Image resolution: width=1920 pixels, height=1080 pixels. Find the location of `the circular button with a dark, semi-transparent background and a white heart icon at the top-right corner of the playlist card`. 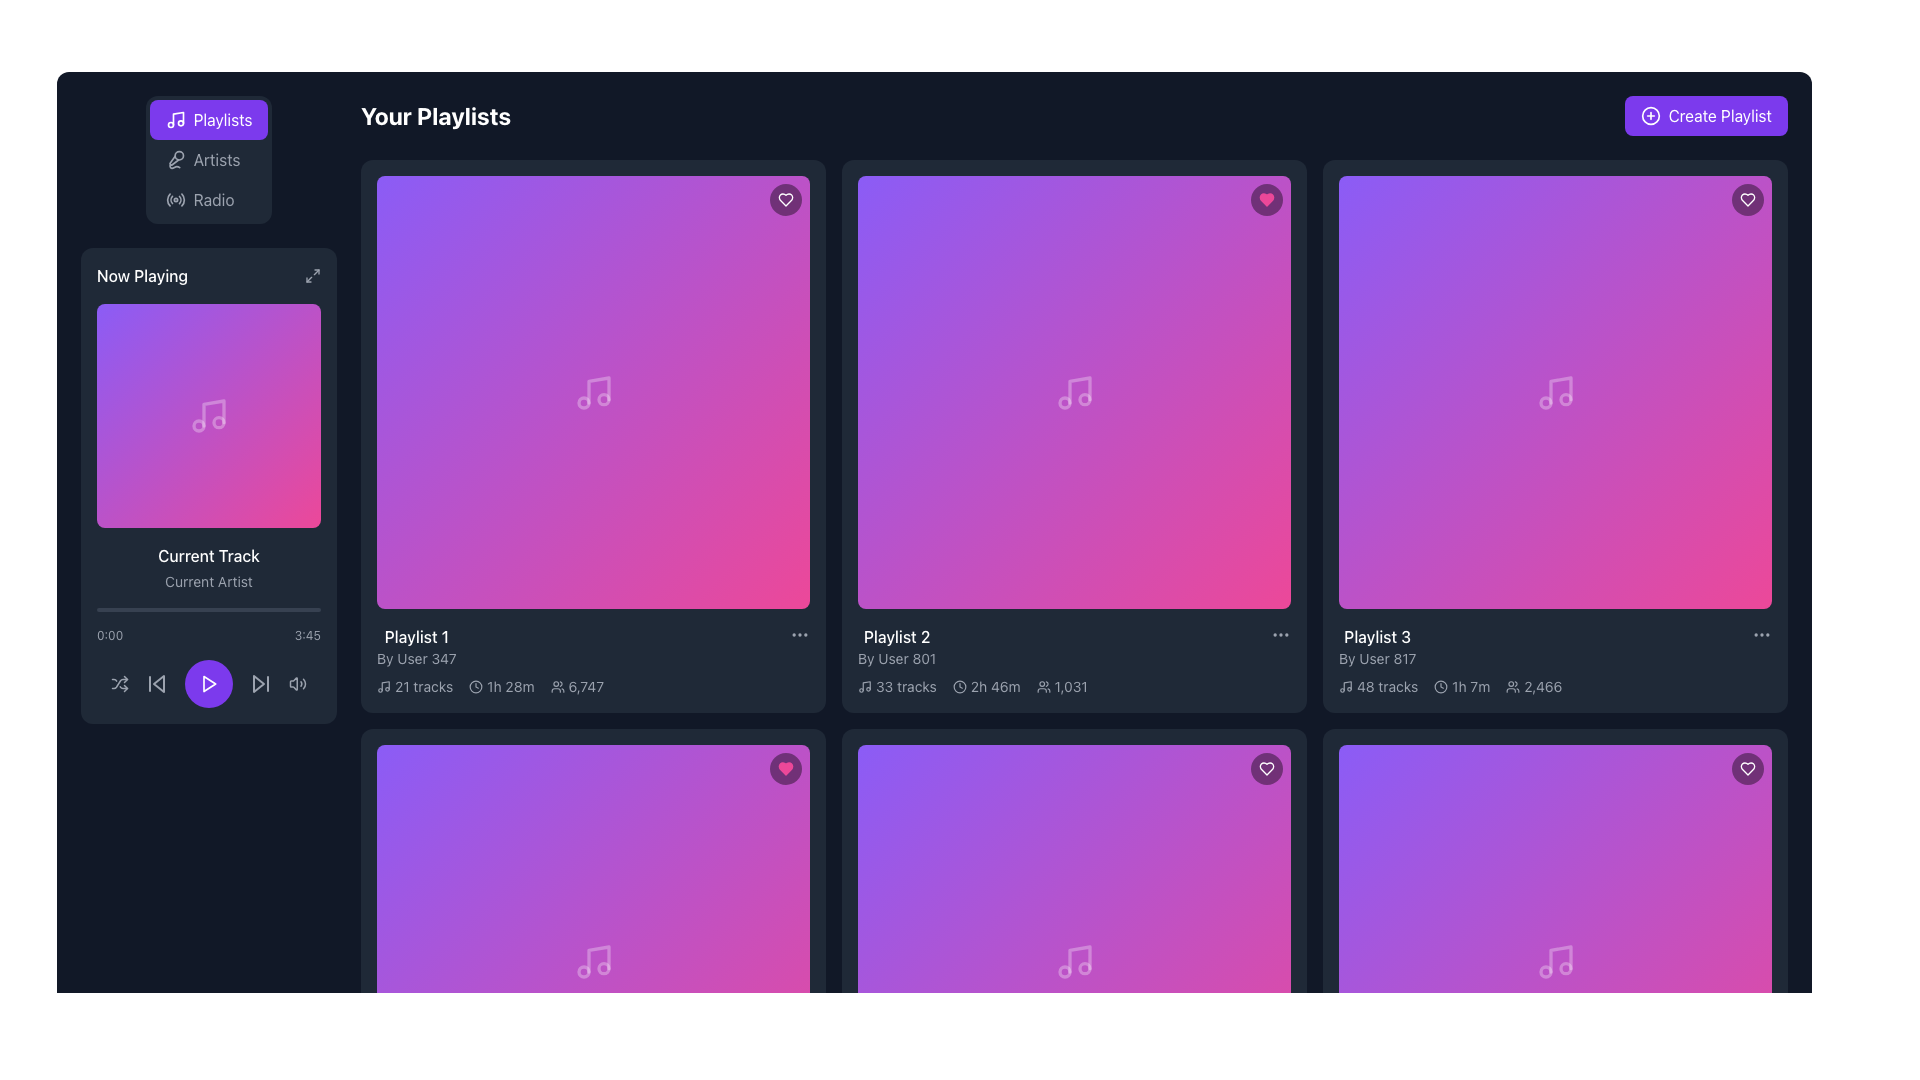

the circular button with a dark, semi-transparent background and a white heart icon at the top-right corner of the playlist card is located at coordinates (1266, 767).